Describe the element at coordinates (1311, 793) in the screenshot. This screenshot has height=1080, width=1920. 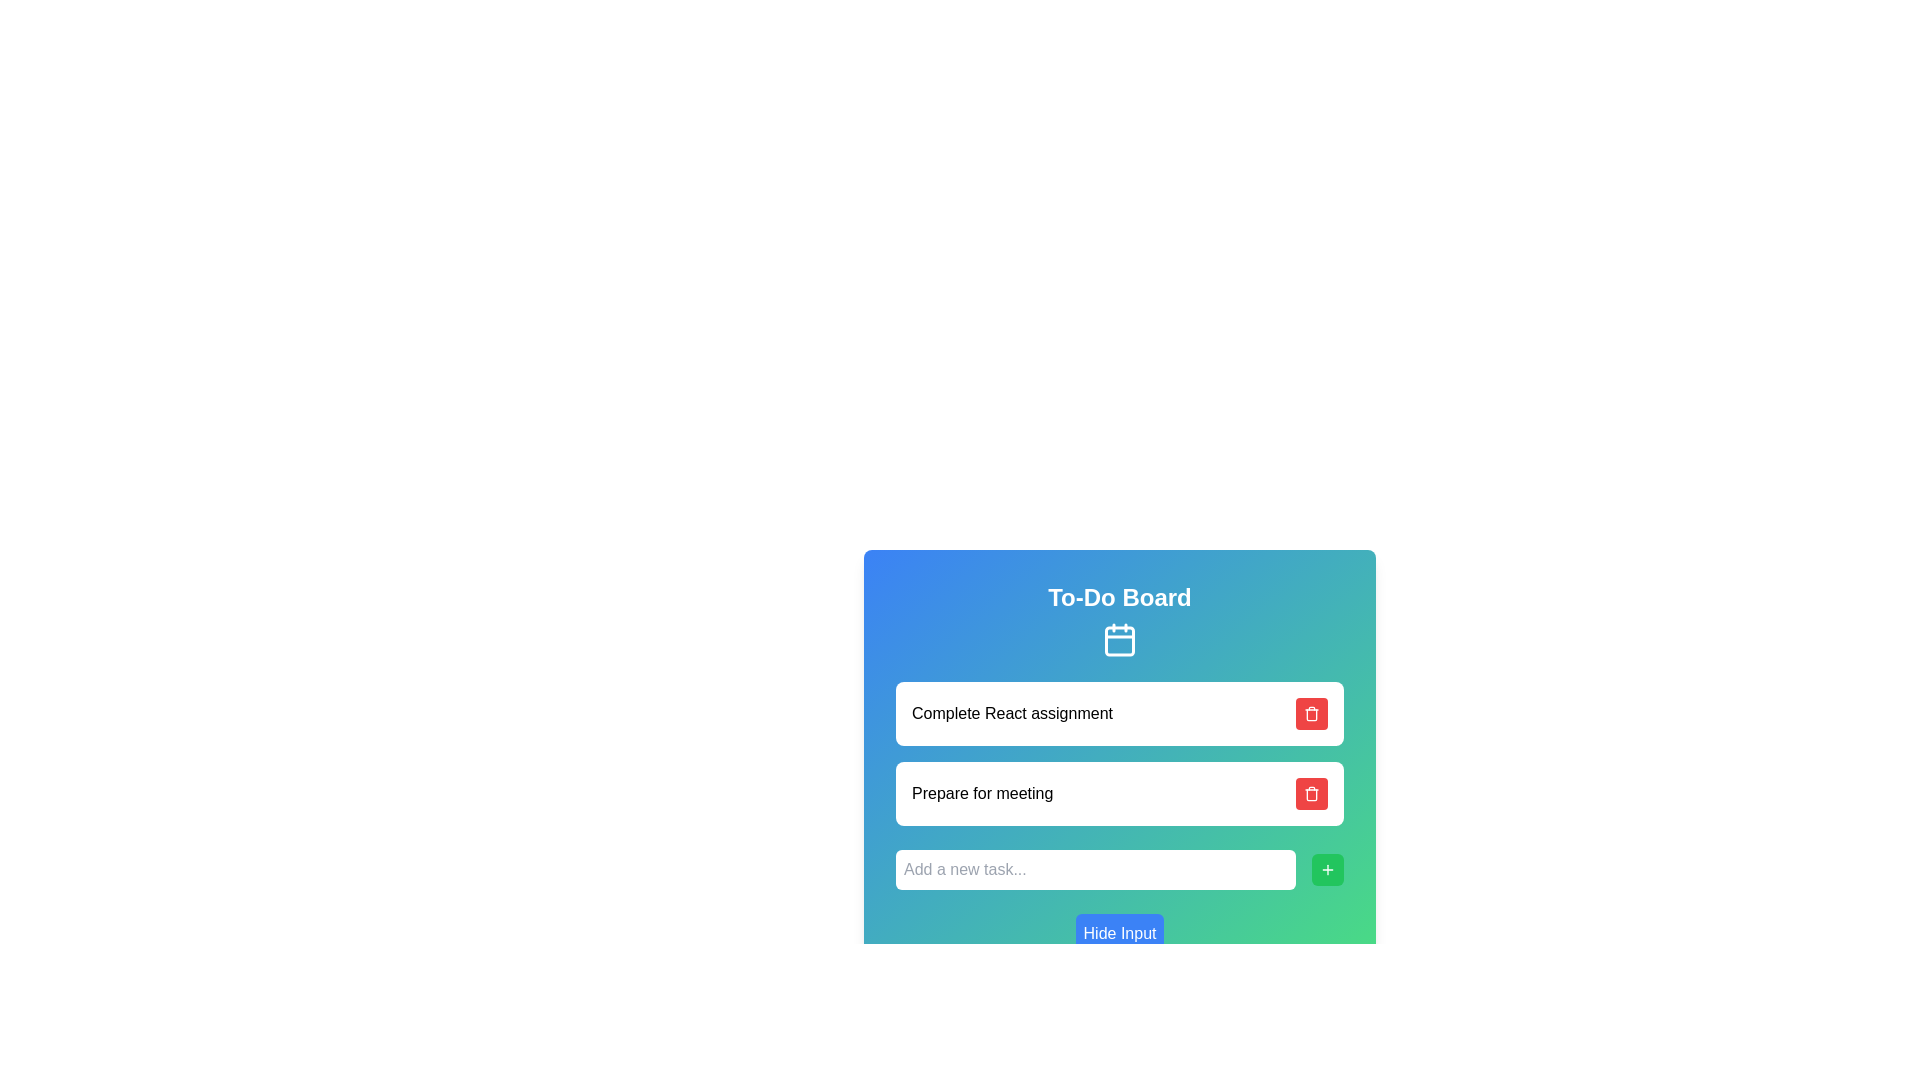
I see `the red rounded rectangle button with a white trash can icon` at that location.